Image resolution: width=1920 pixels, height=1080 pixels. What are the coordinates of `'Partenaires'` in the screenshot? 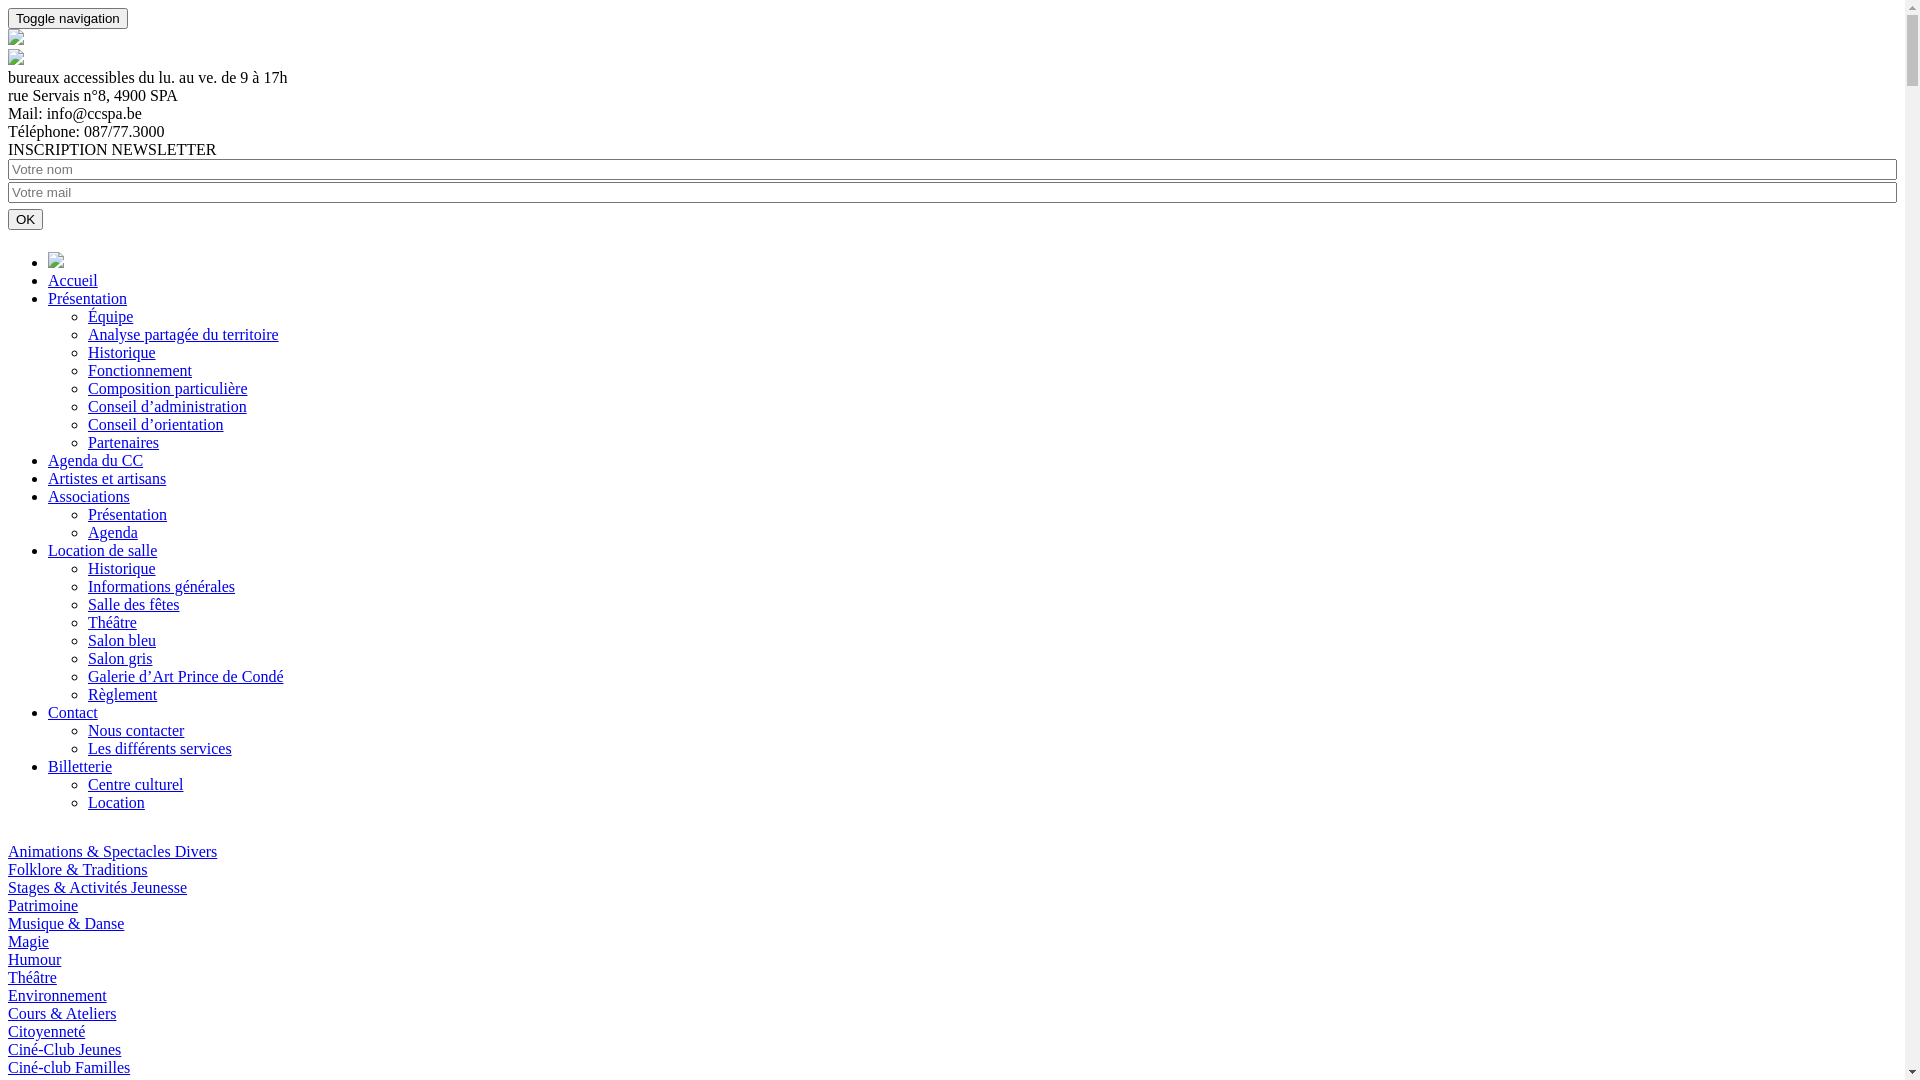 It's located at (86, 441).